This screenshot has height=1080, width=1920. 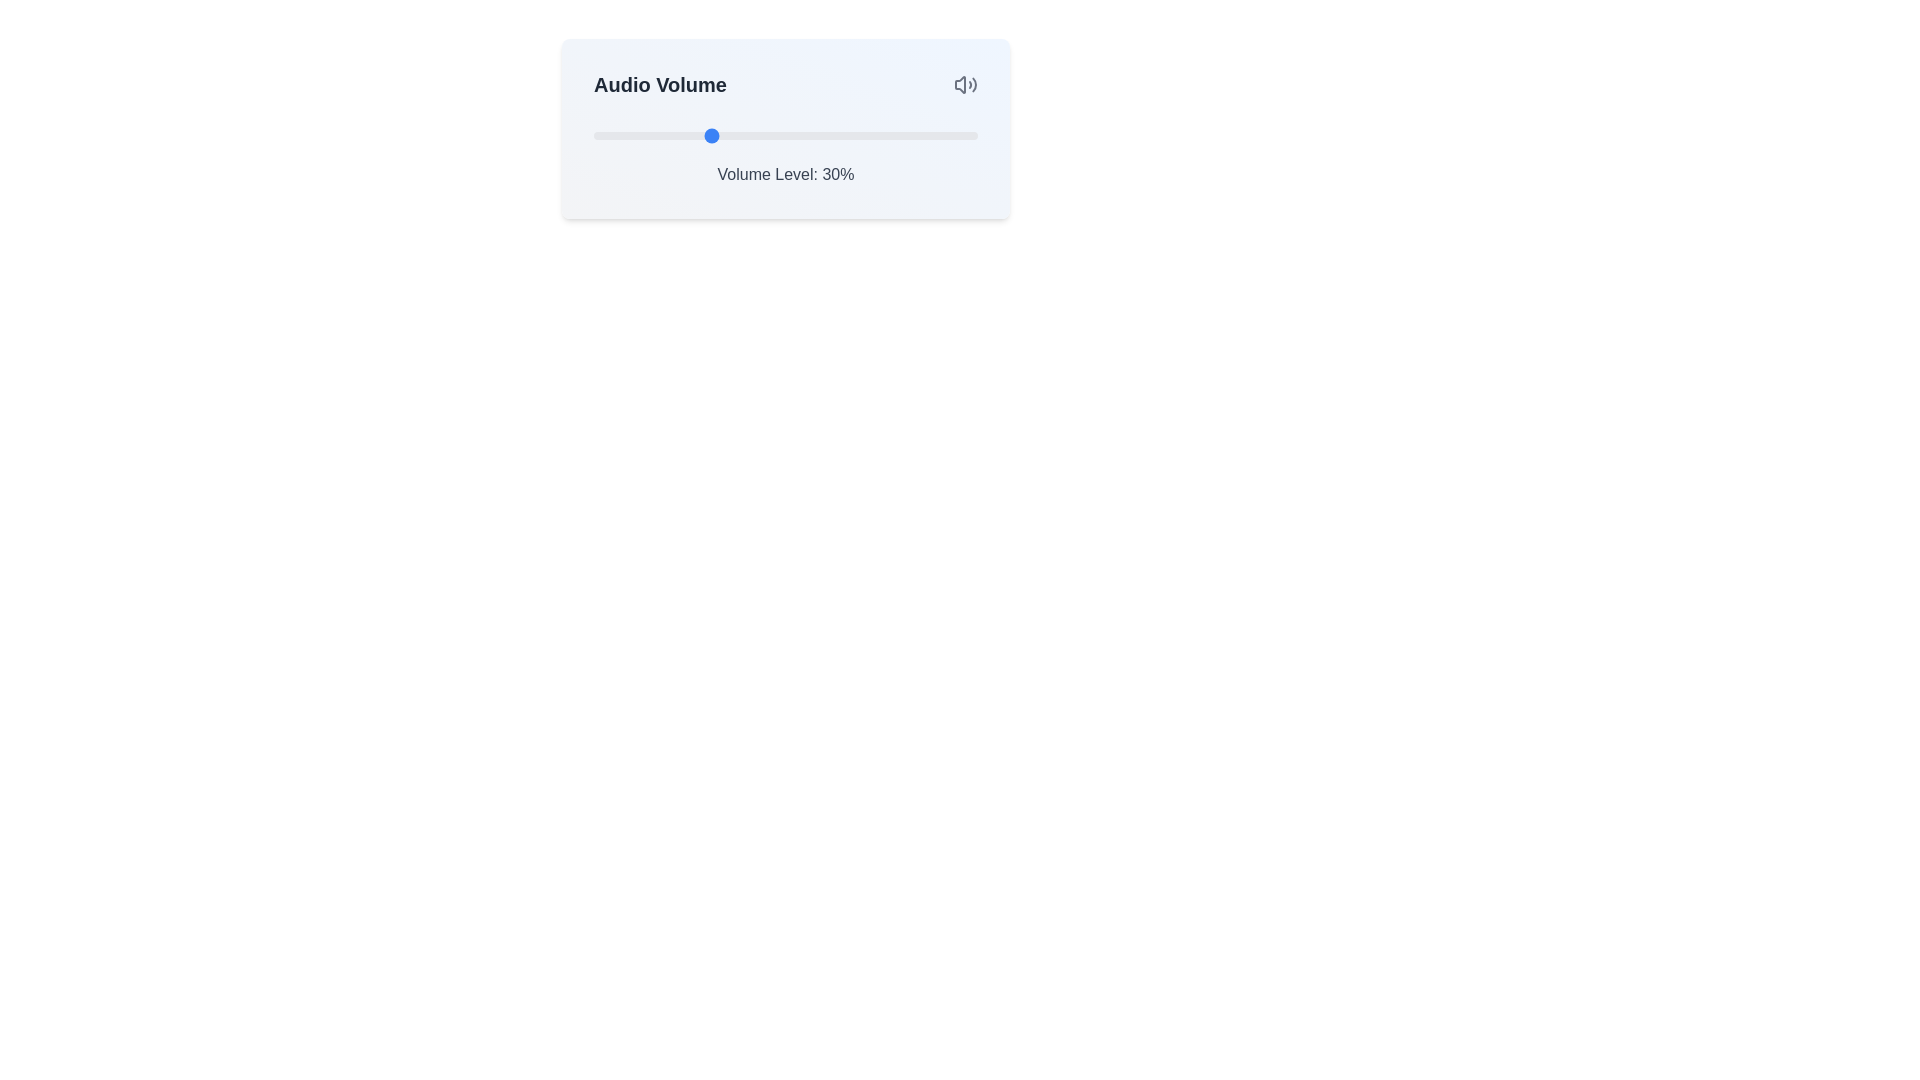 What do you see at coordinates (593, 135) in the screenshot?
I see `audio volume` at bounding box center [593, 135].